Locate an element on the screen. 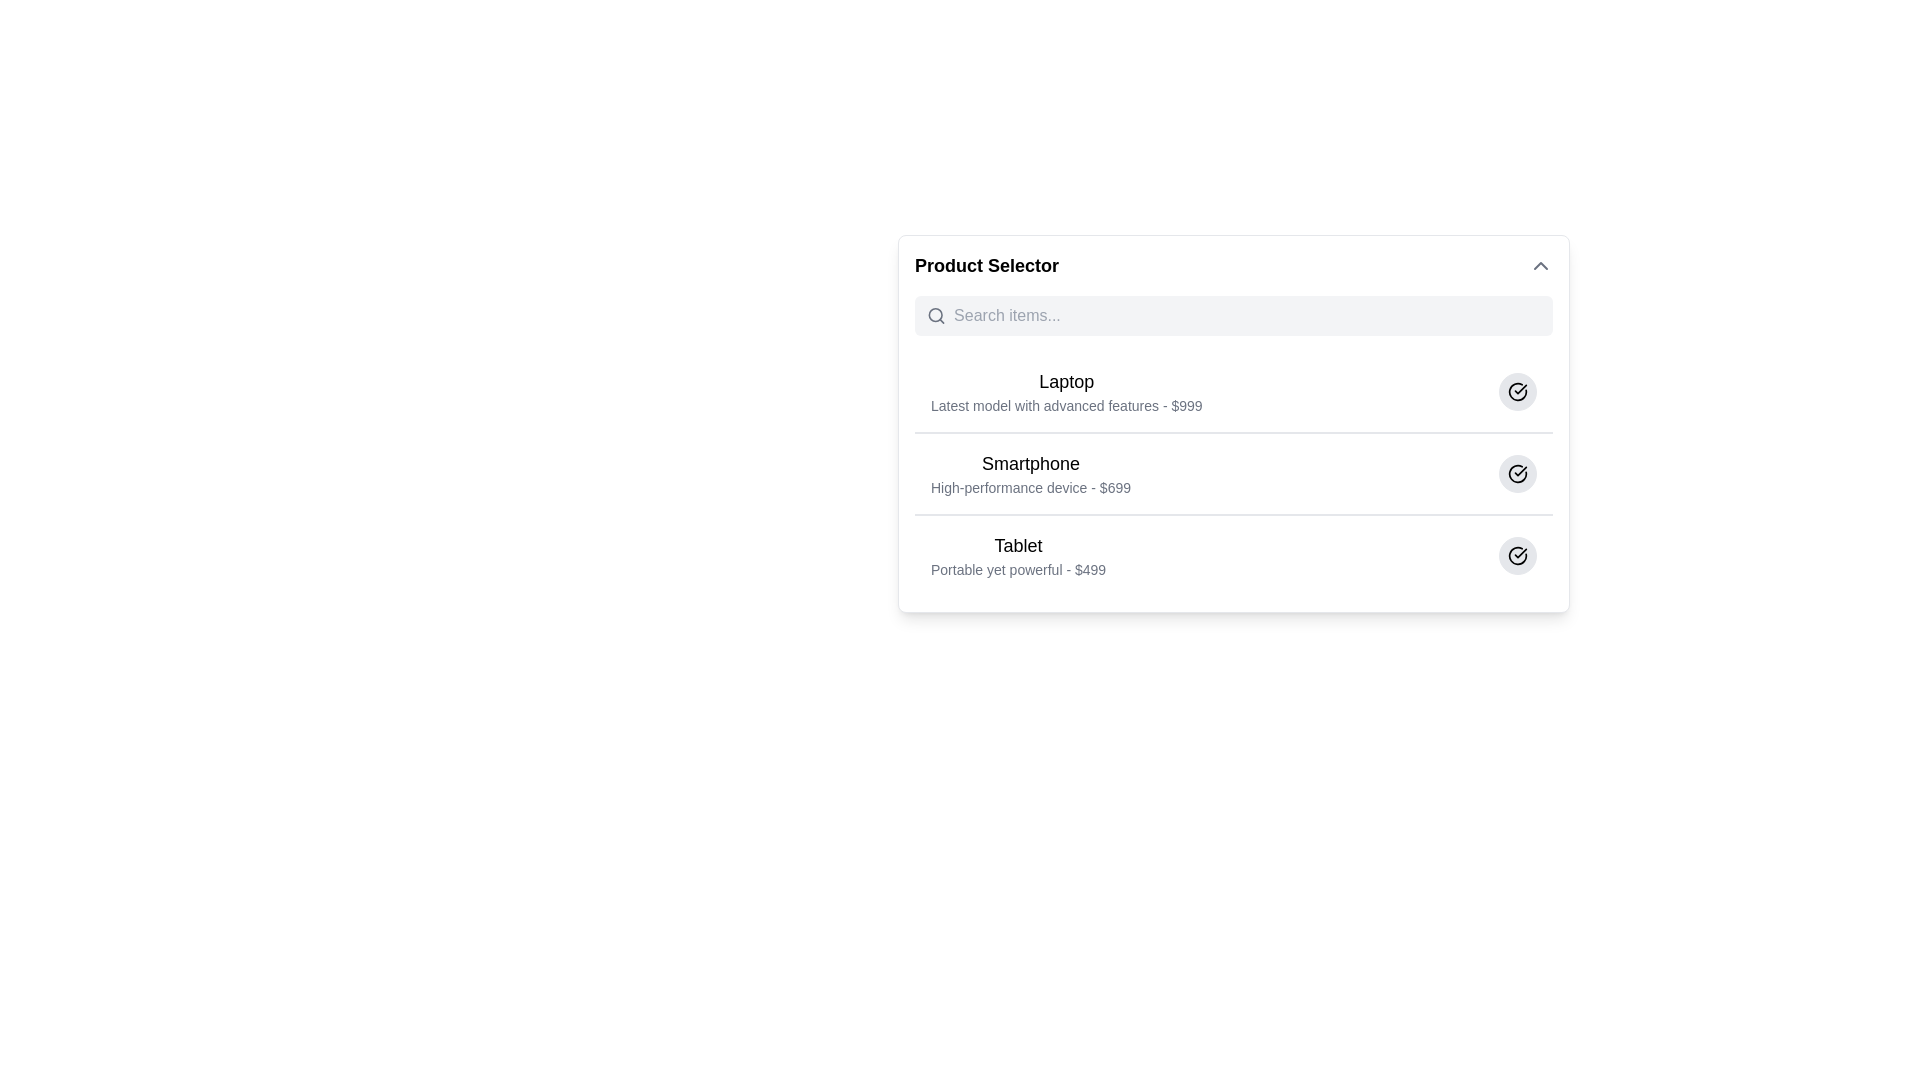 The image size is (1920, 1080). the third product list item in the 'Product Selector' is located at coordinates (1232, 555).